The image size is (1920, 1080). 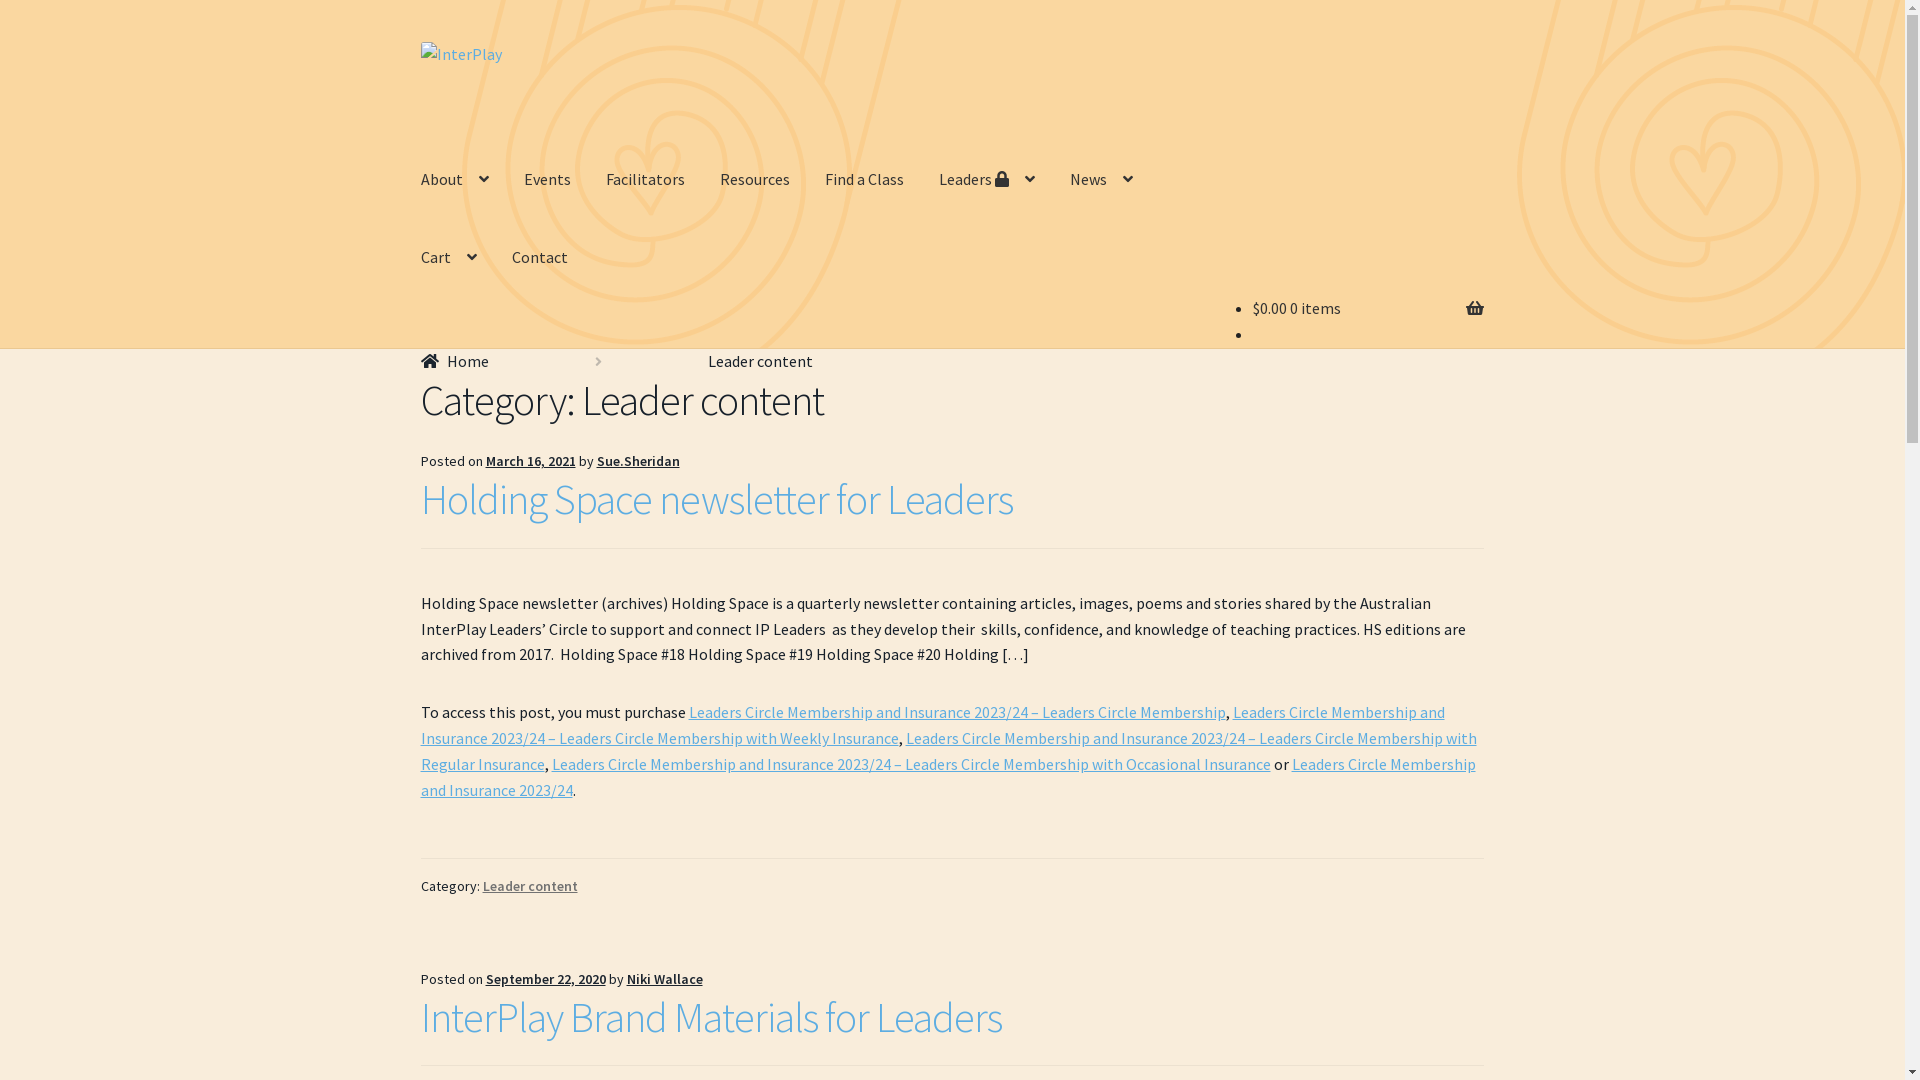 I want to click on 'Sue.Sheridan', so click(x=637, y=461).